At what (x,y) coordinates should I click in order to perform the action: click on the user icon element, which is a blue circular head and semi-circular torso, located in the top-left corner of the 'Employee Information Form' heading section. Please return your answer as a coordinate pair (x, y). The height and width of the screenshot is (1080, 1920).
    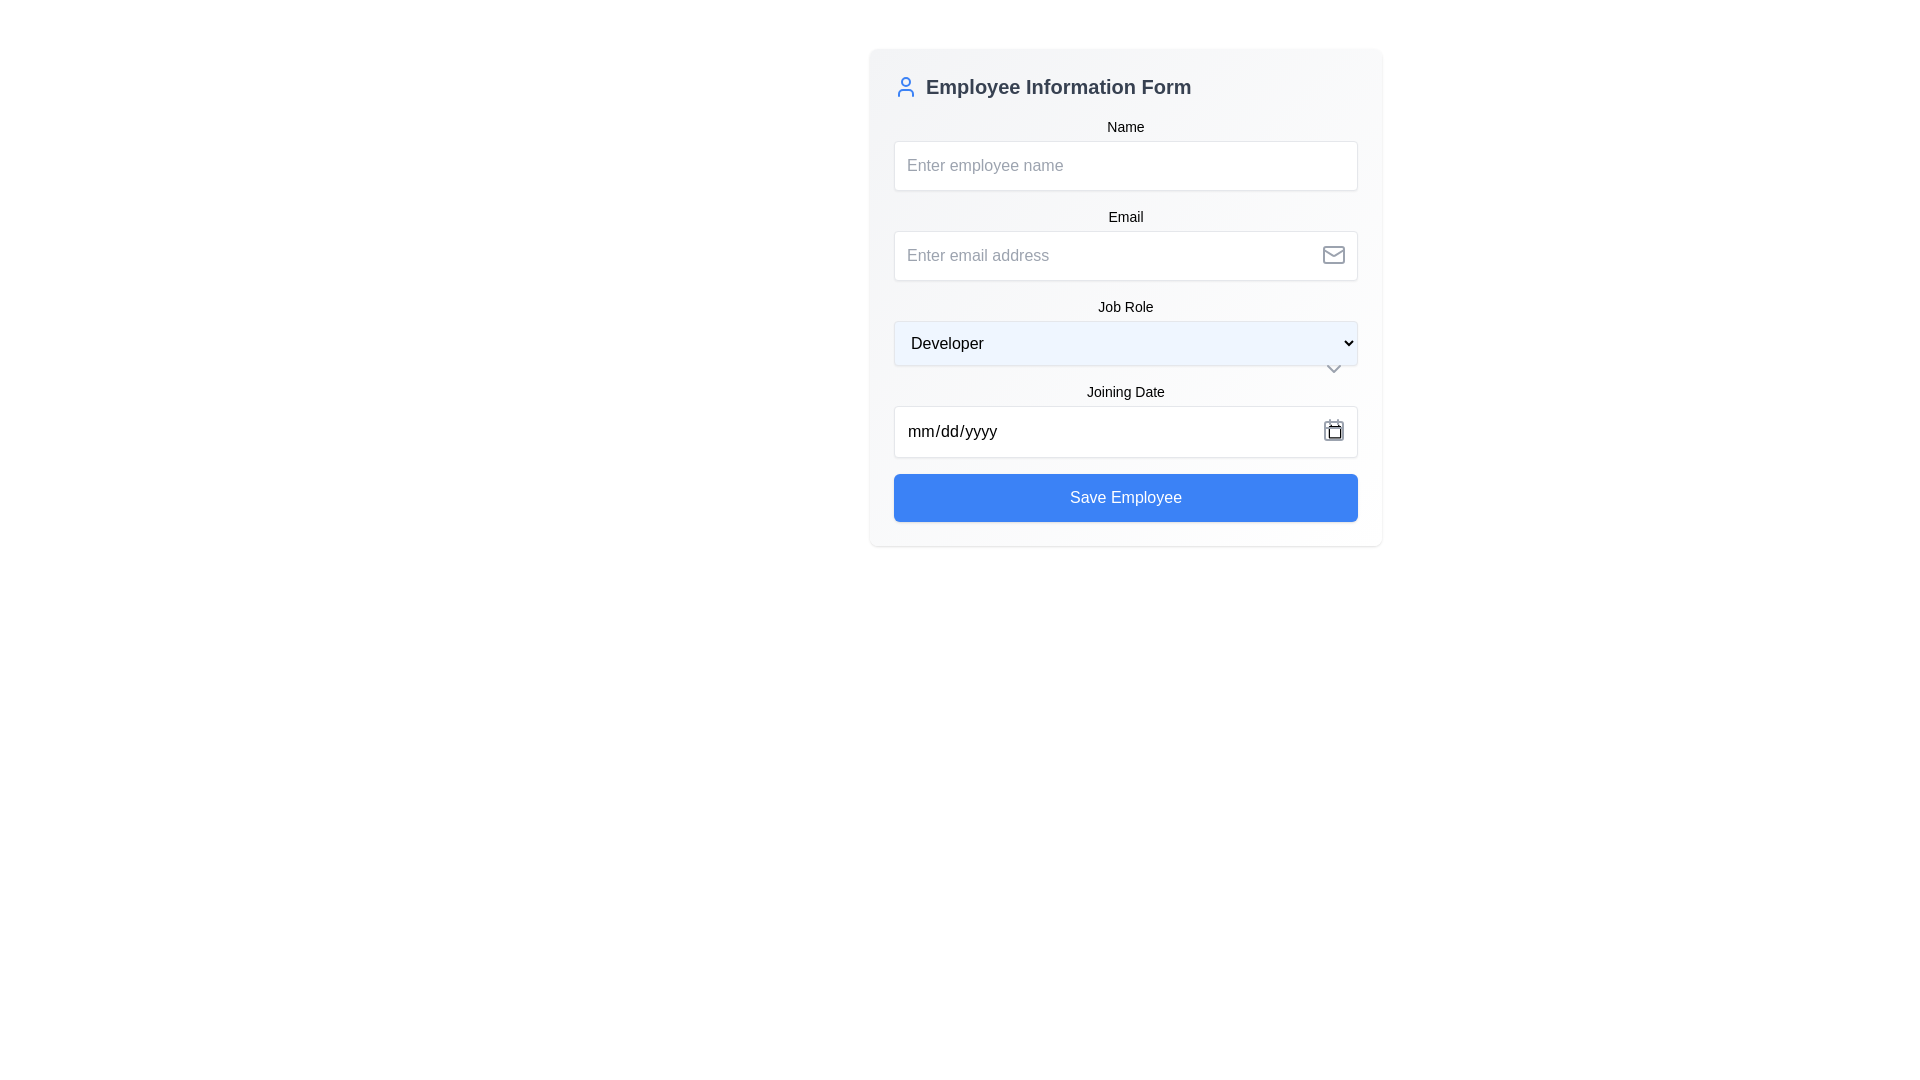
    Looking at the image, I should click on (905, 86).